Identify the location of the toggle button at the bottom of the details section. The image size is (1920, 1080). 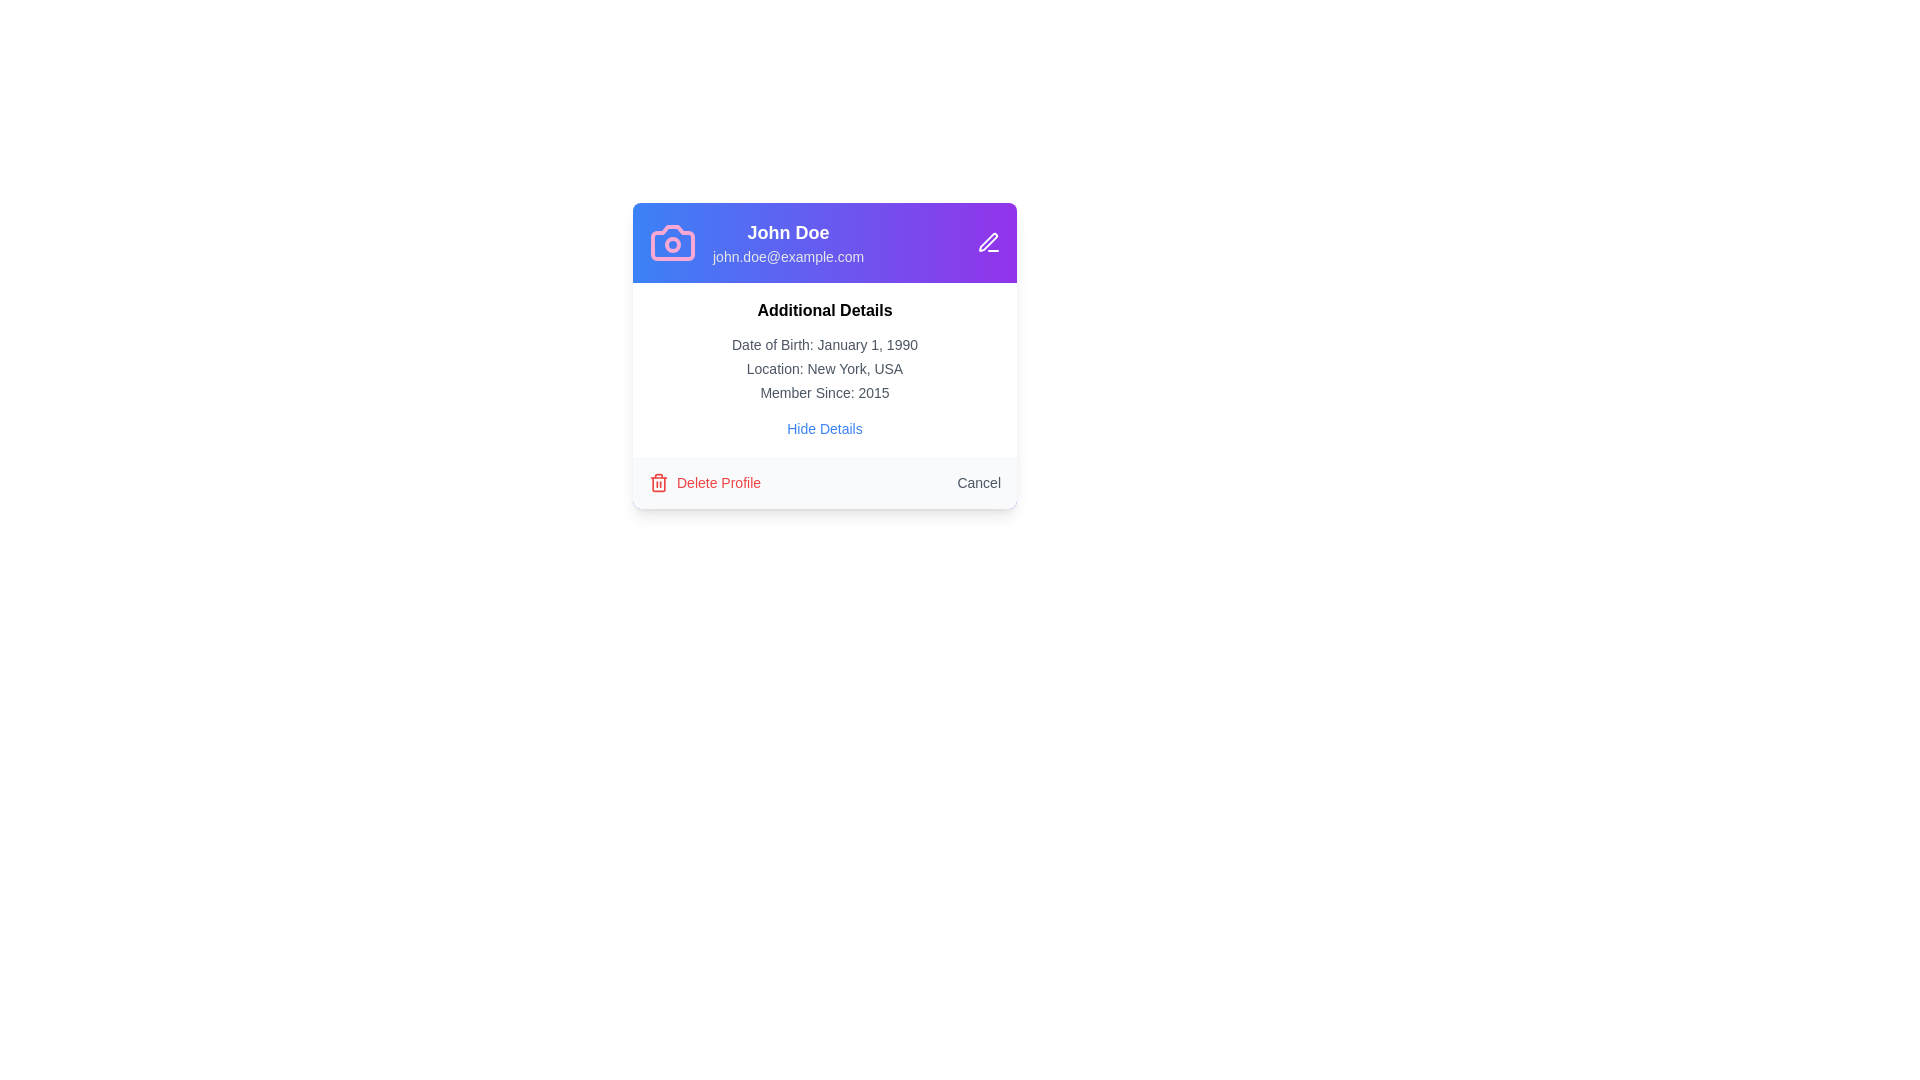
(825, 427).